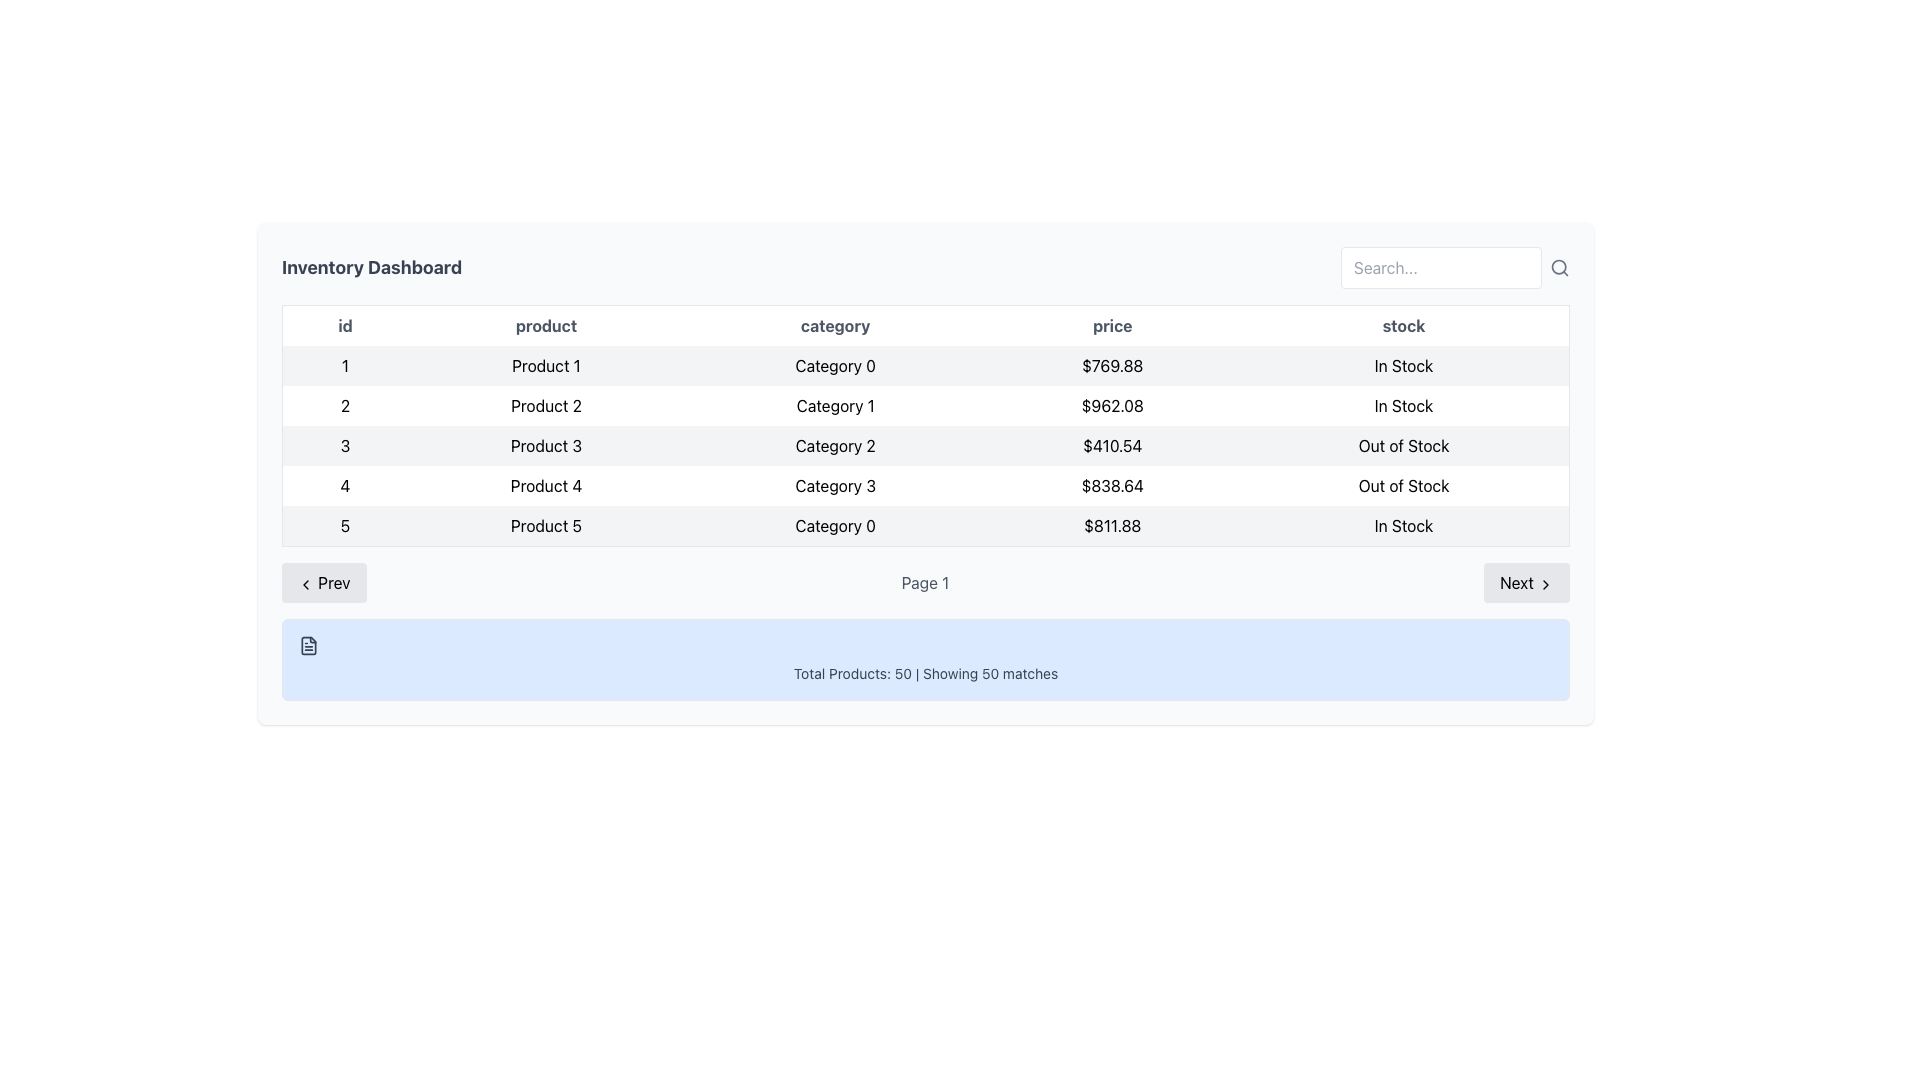 This screenshot has width=1920, height=1080. I want to click on the second row of the data table, which contains cells with values such as '2', 'Product 2', 'Category 1', '$962.08', and 'In Stock', so click(925, 405).